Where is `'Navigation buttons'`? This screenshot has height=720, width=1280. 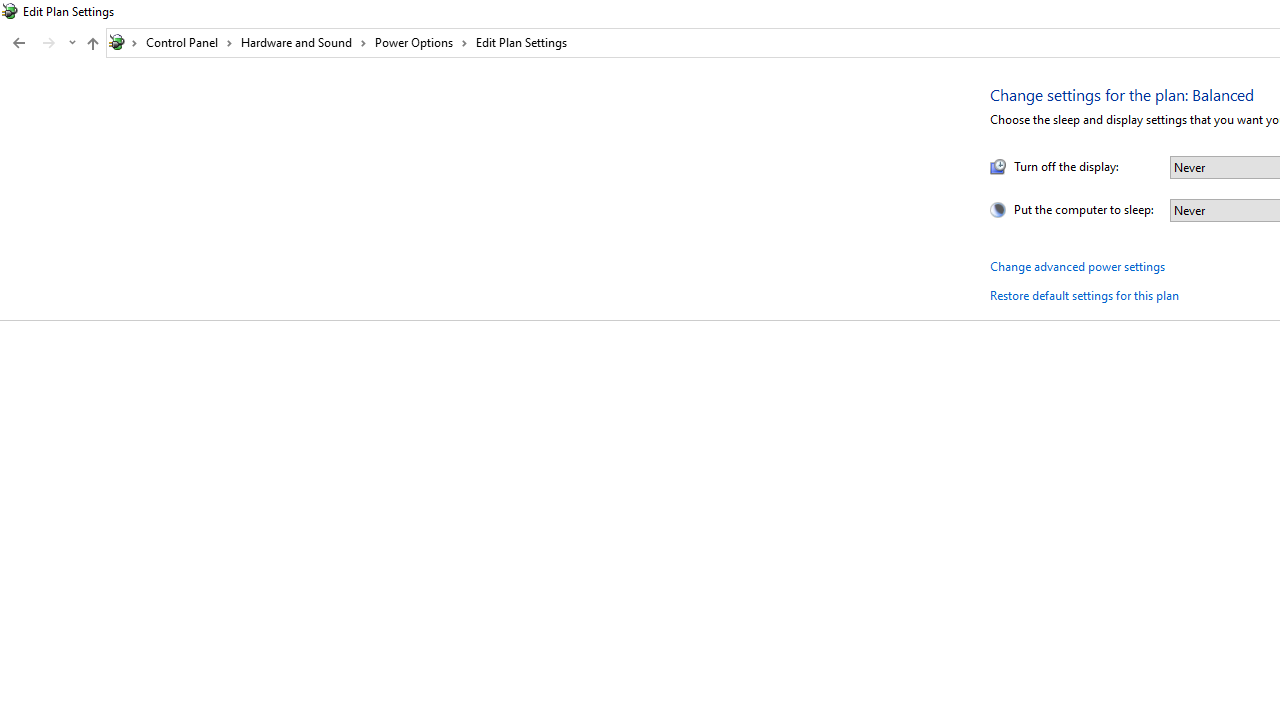
'Navigation buttons' is located at coordinates (42, 43).